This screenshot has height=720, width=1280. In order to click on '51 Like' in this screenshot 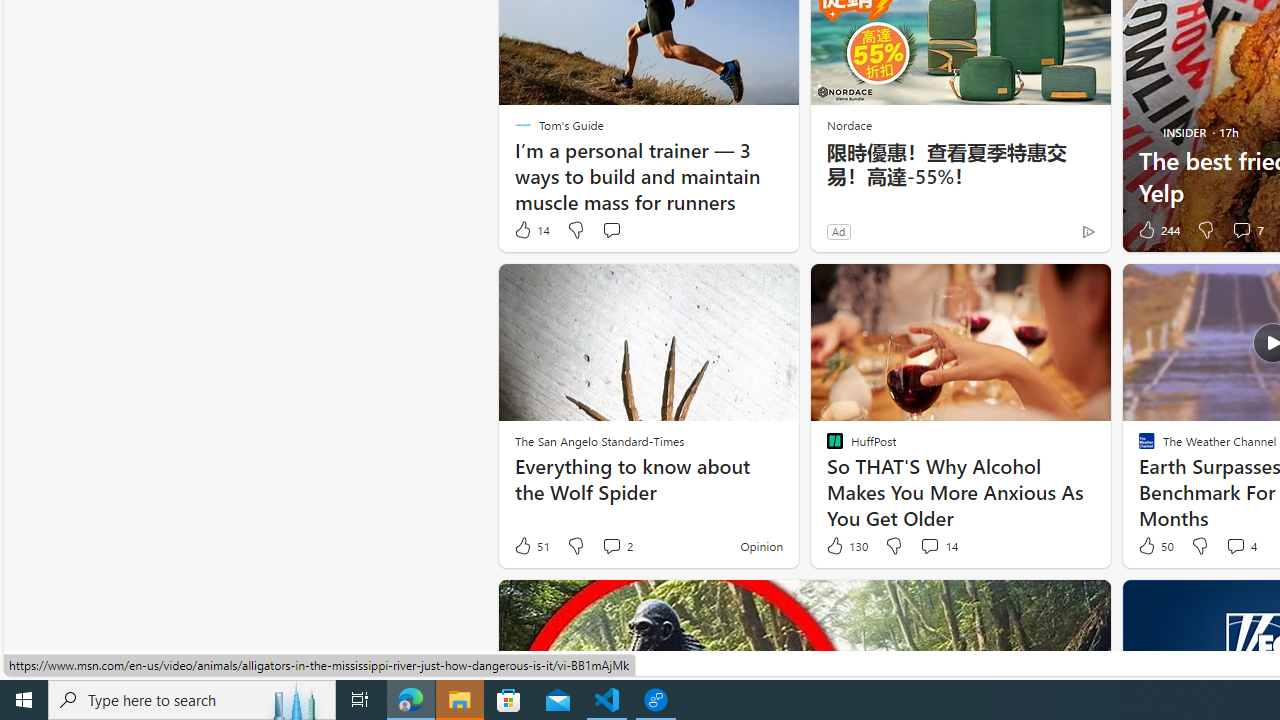, I will do `click(531, 546)`.